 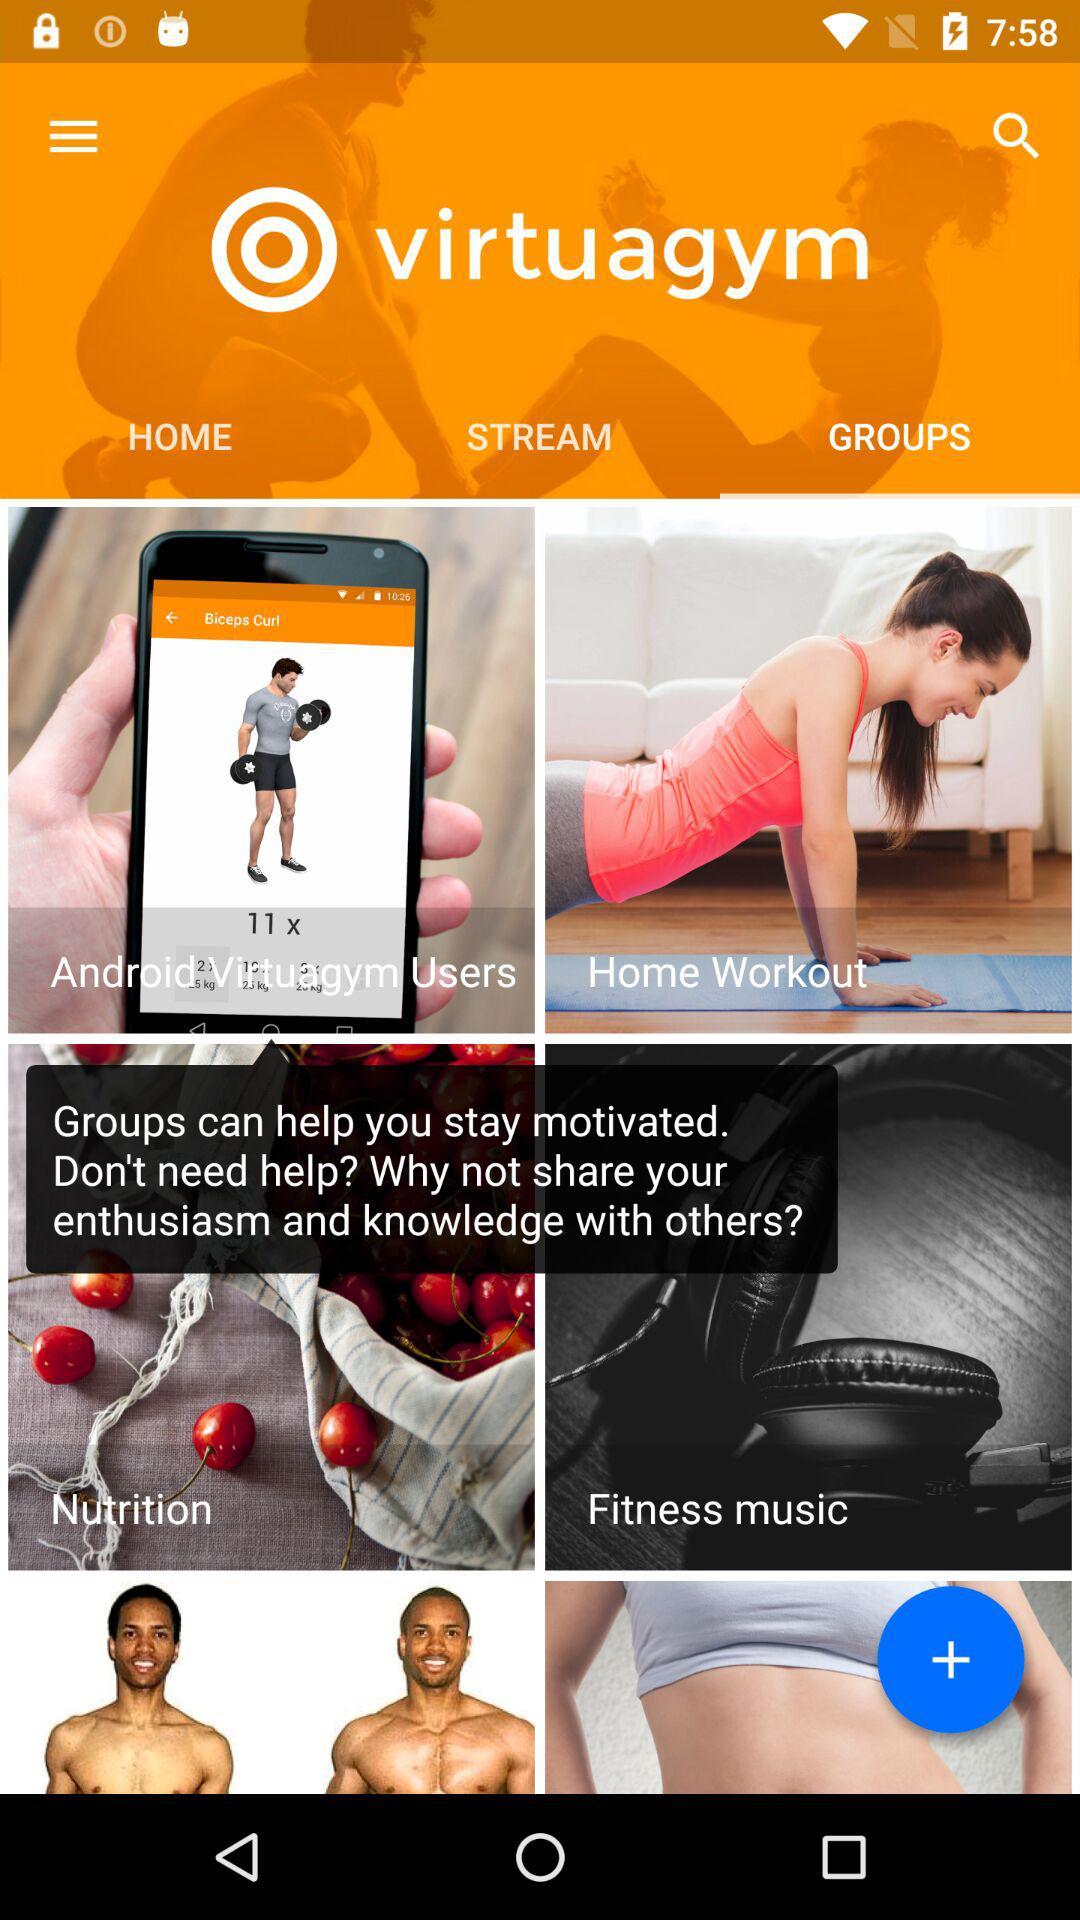 I want to click on fitness music category, so click(x=807, y=1307).